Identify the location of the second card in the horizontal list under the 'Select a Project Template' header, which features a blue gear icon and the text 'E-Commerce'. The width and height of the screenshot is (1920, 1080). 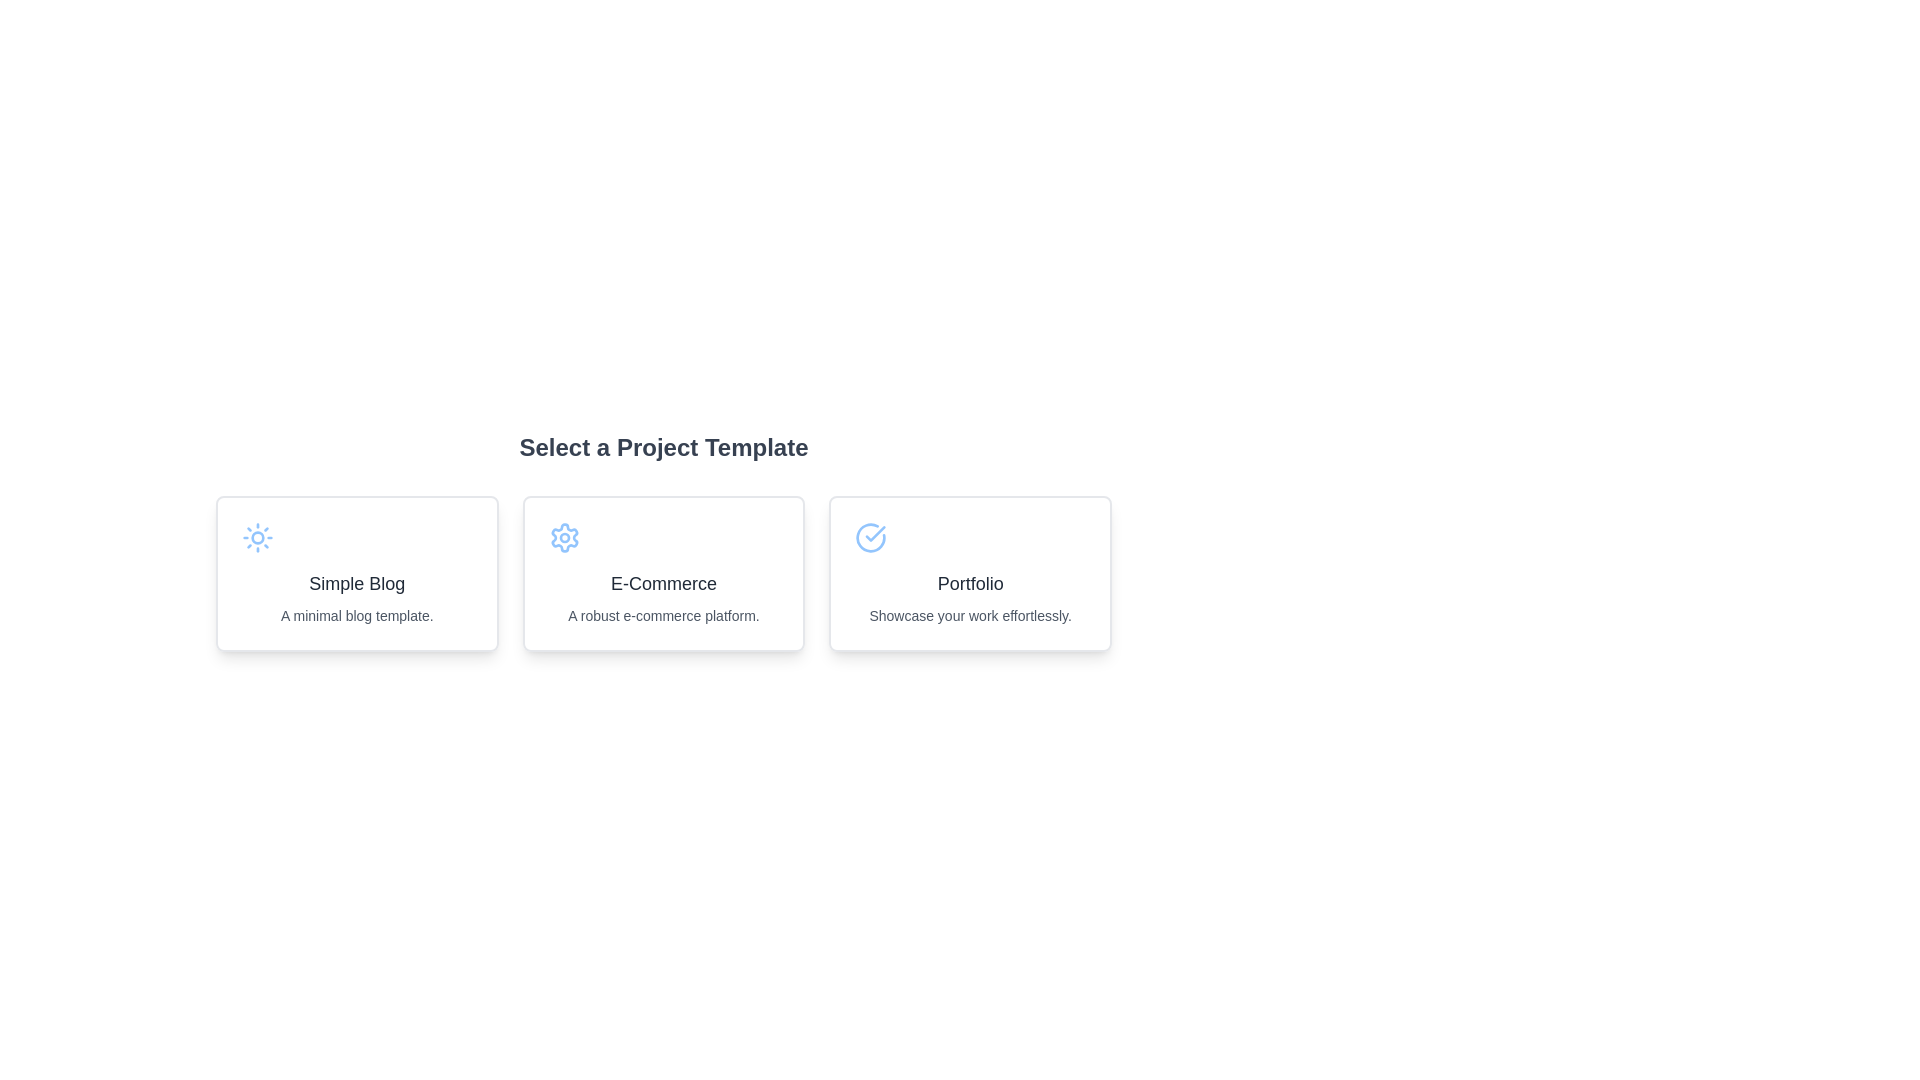
(663, 574).